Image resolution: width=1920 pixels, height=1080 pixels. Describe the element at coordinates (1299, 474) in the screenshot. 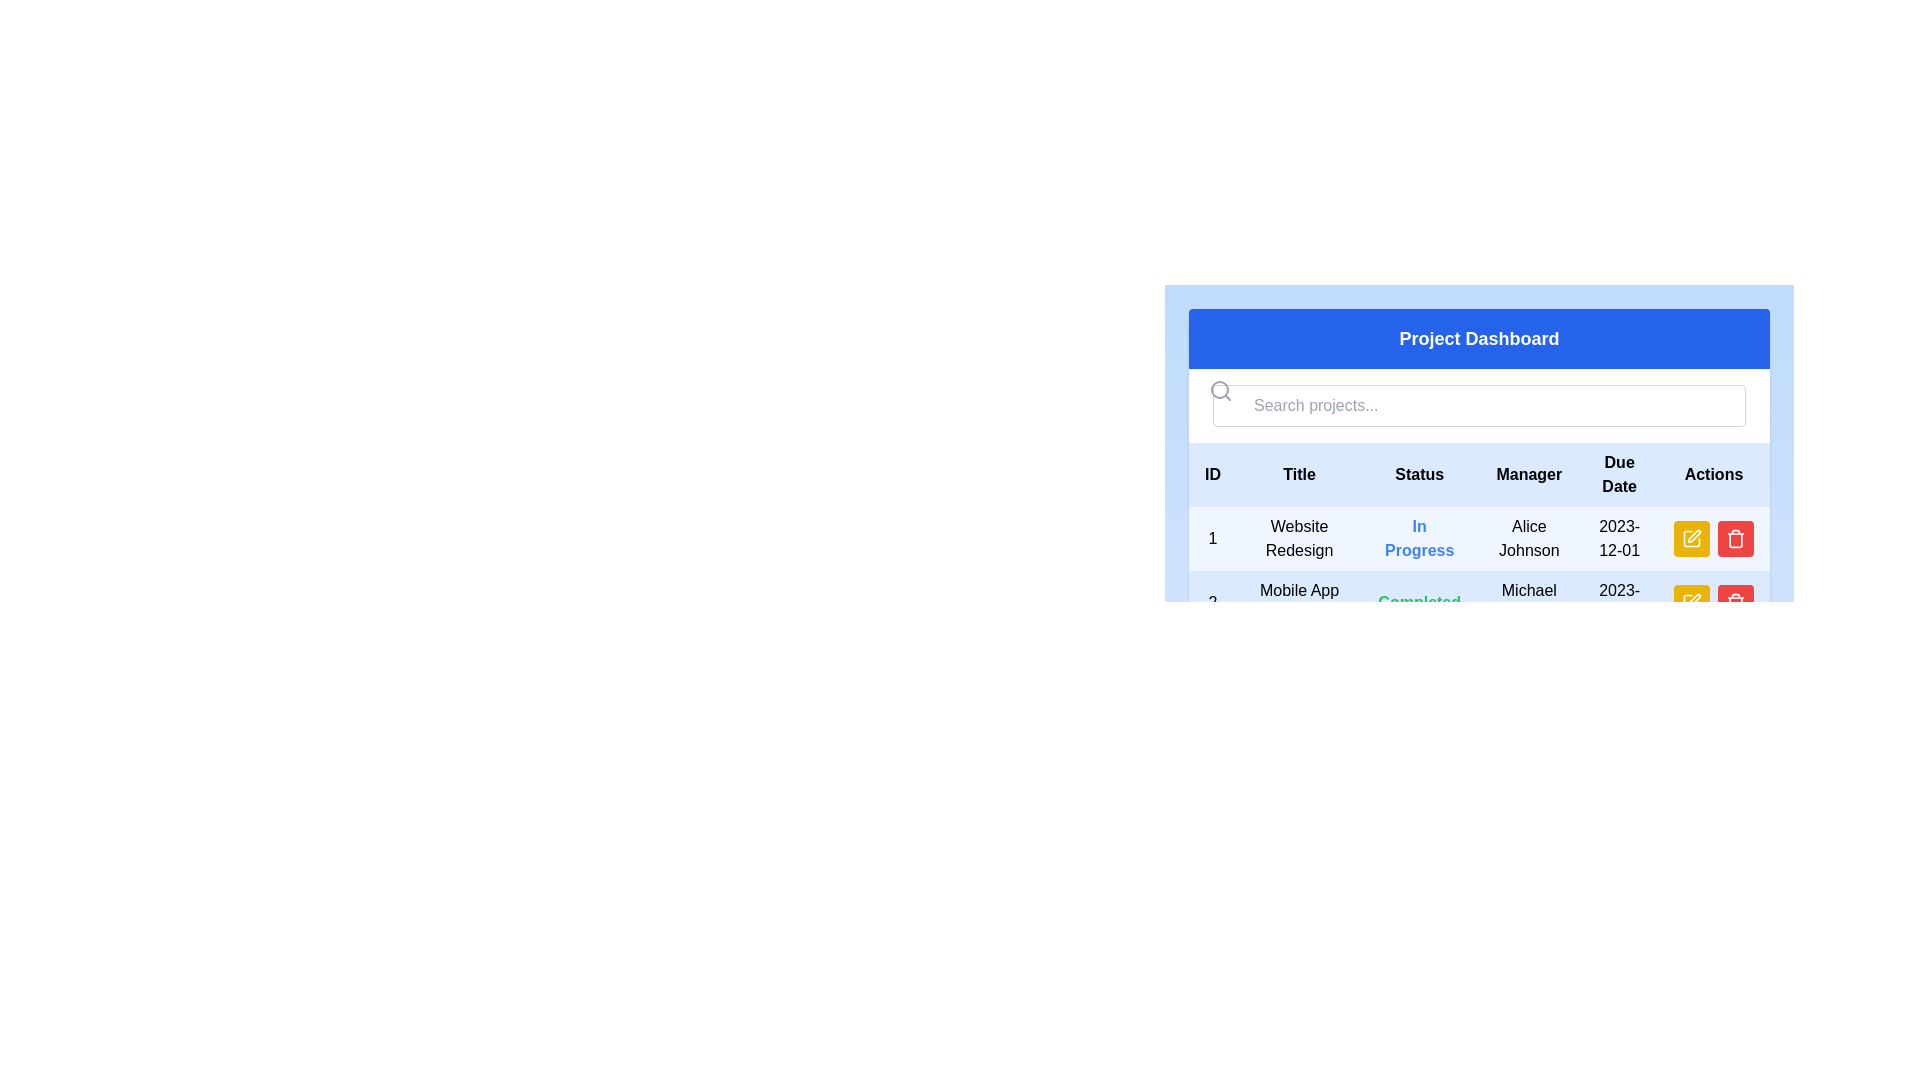

I see `the Text label that serves as the column header for titles or names, positioned between 'ID' and 'Status' in the table` at that location.